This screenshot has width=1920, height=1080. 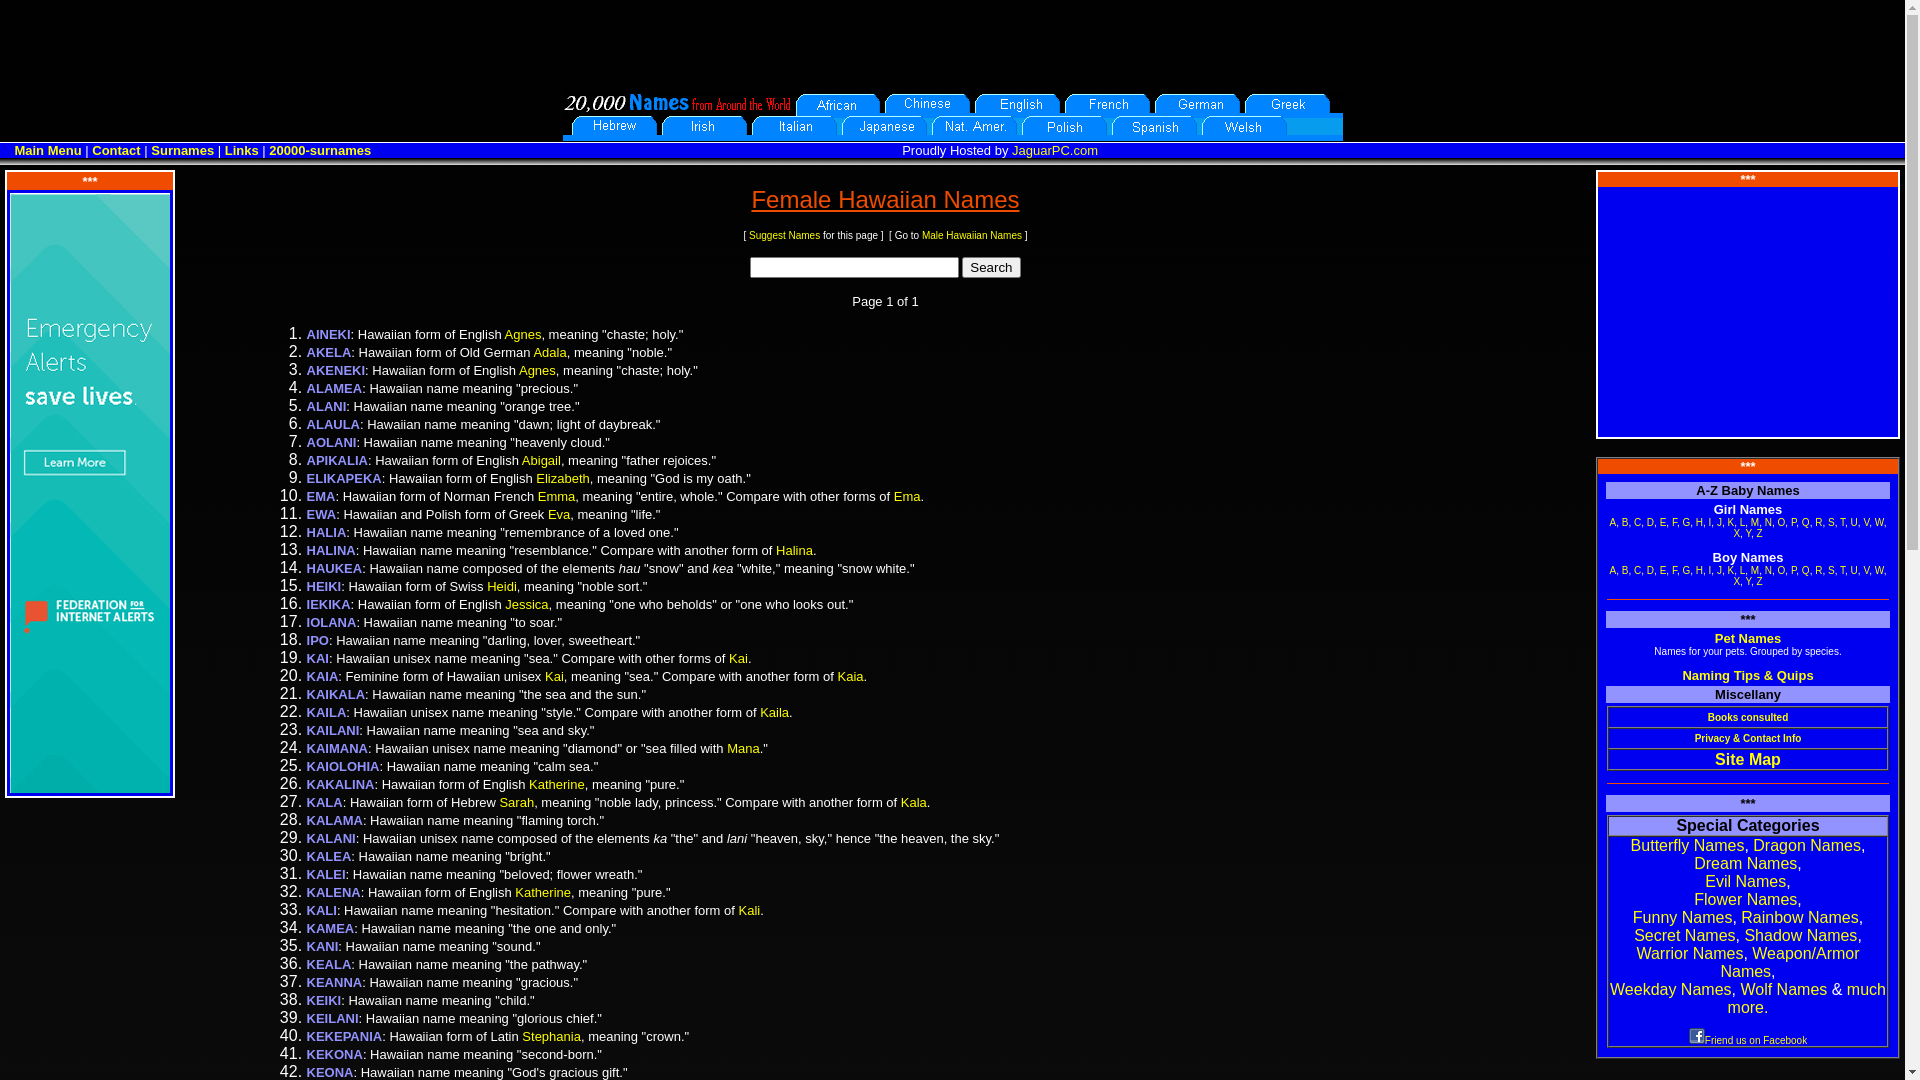 I want to click on 'B', so click(x=1625, y=570).